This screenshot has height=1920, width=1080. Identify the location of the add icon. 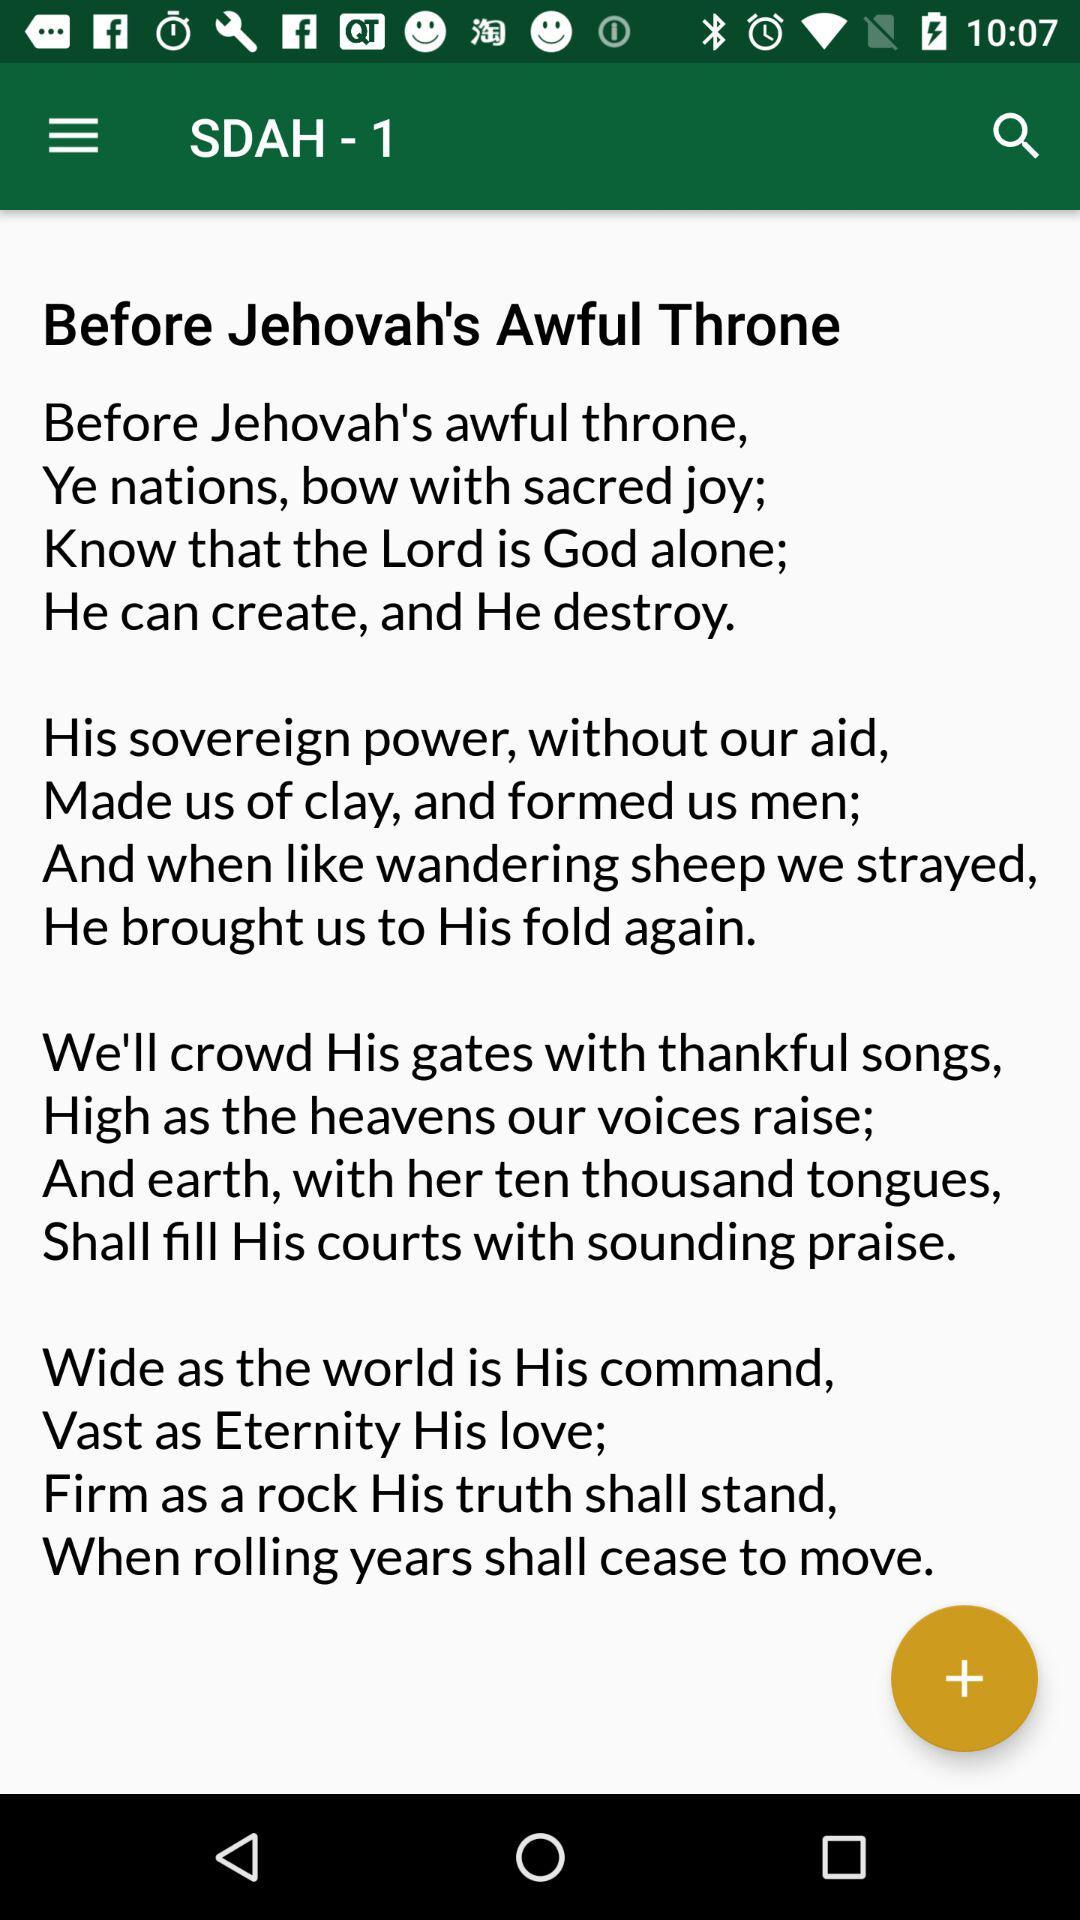
(963, 1678).